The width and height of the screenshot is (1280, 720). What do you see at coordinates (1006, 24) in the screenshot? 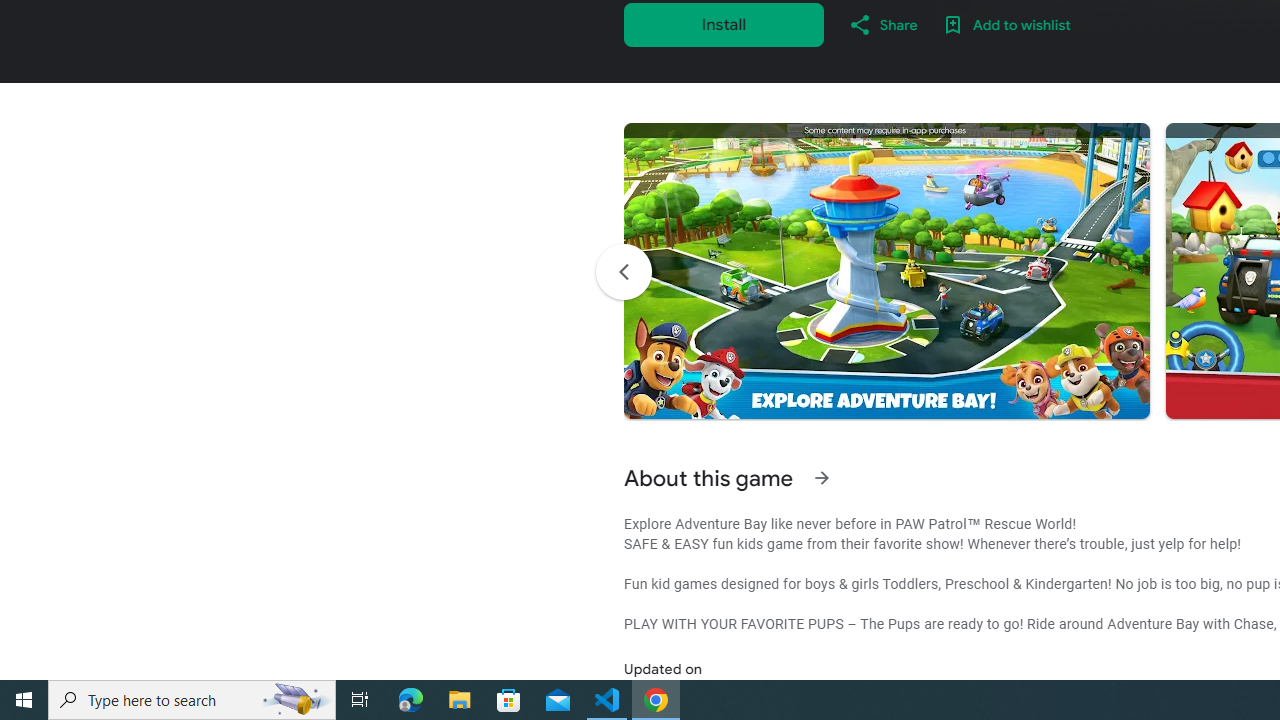
I see `'Add to wishlist'` at bounding box center [1006, 24].